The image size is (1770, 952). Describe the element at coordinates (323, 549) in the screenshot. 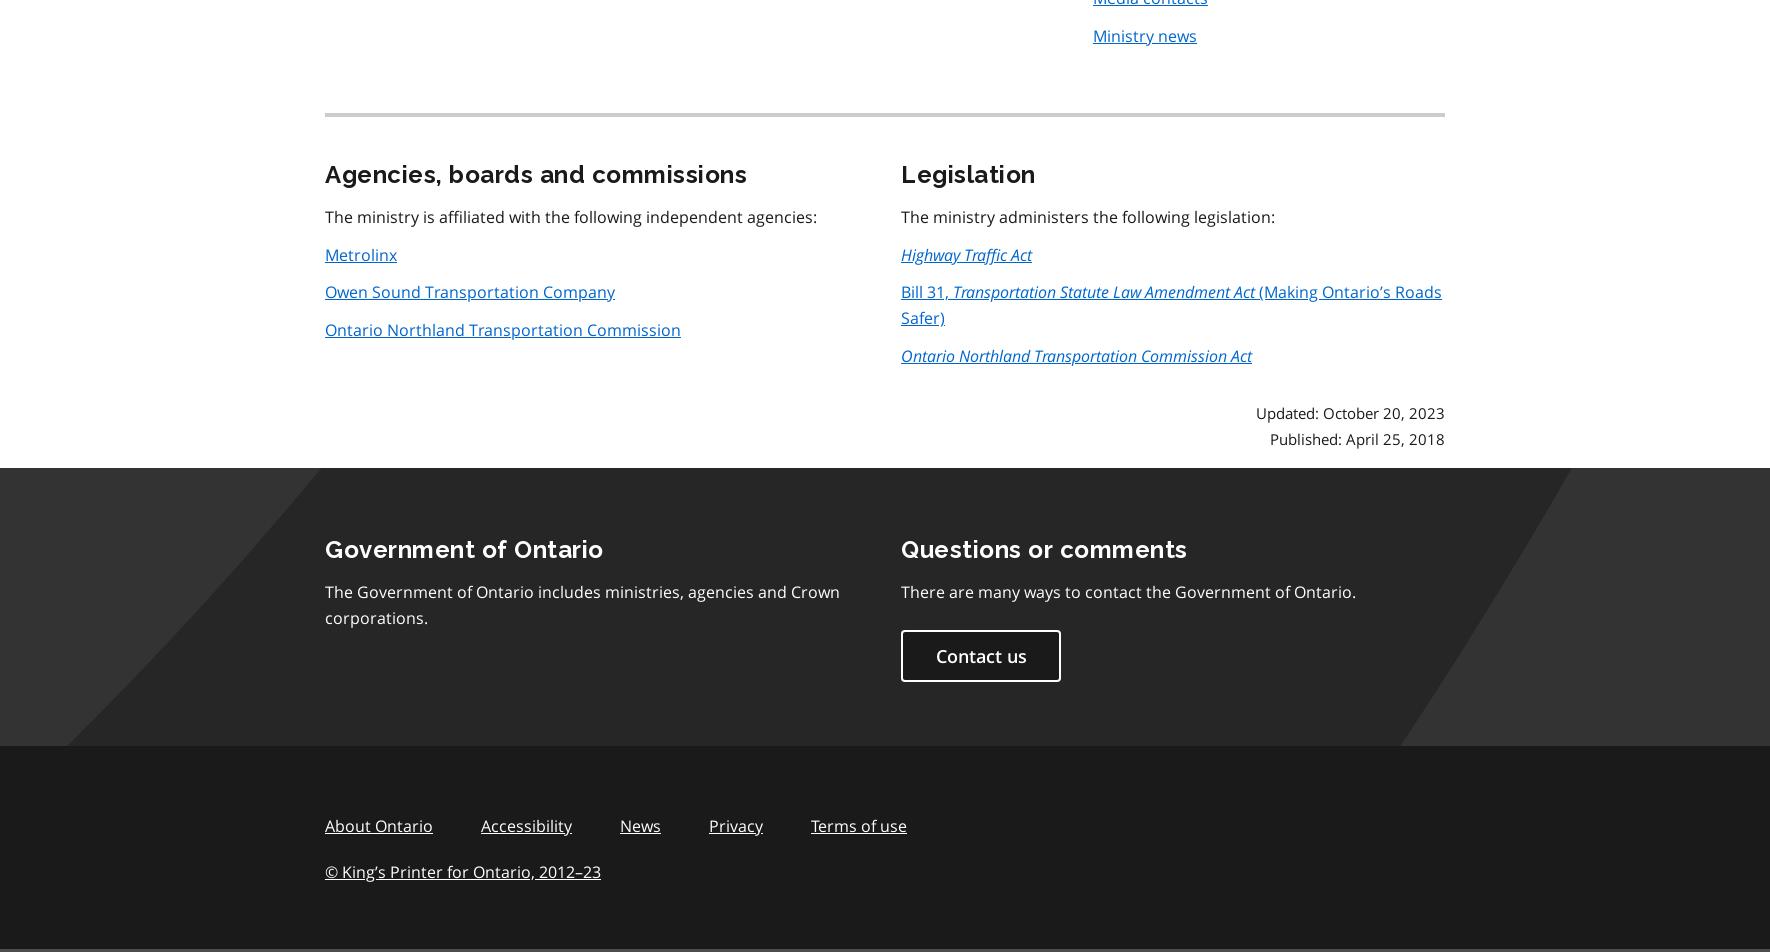

I see `'Government of Ontario'` at that location.